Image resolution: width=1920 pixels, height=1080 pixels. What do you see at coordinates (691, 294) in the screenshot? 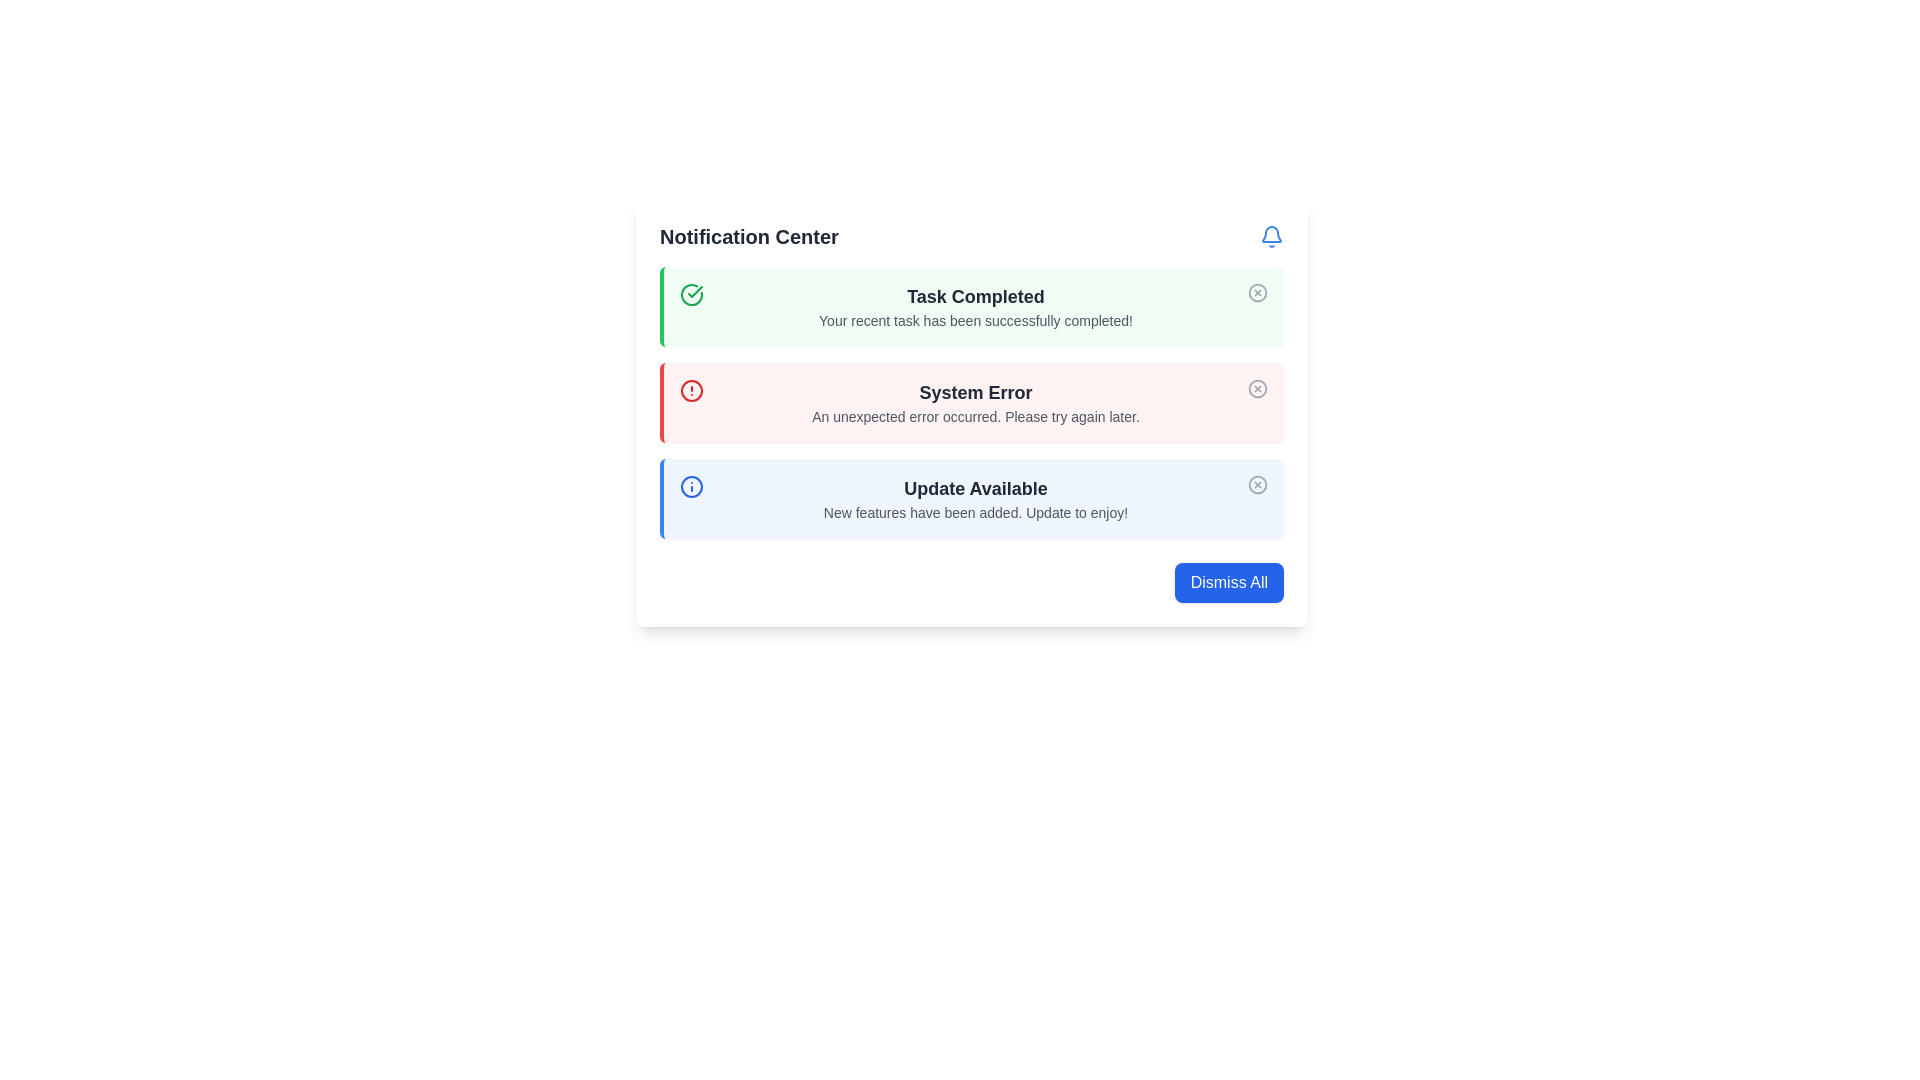
I see `the icon indicating successful task completion, located at the left side of the notification group near the 'Task Completed' message` at bounding box center [691, 294].